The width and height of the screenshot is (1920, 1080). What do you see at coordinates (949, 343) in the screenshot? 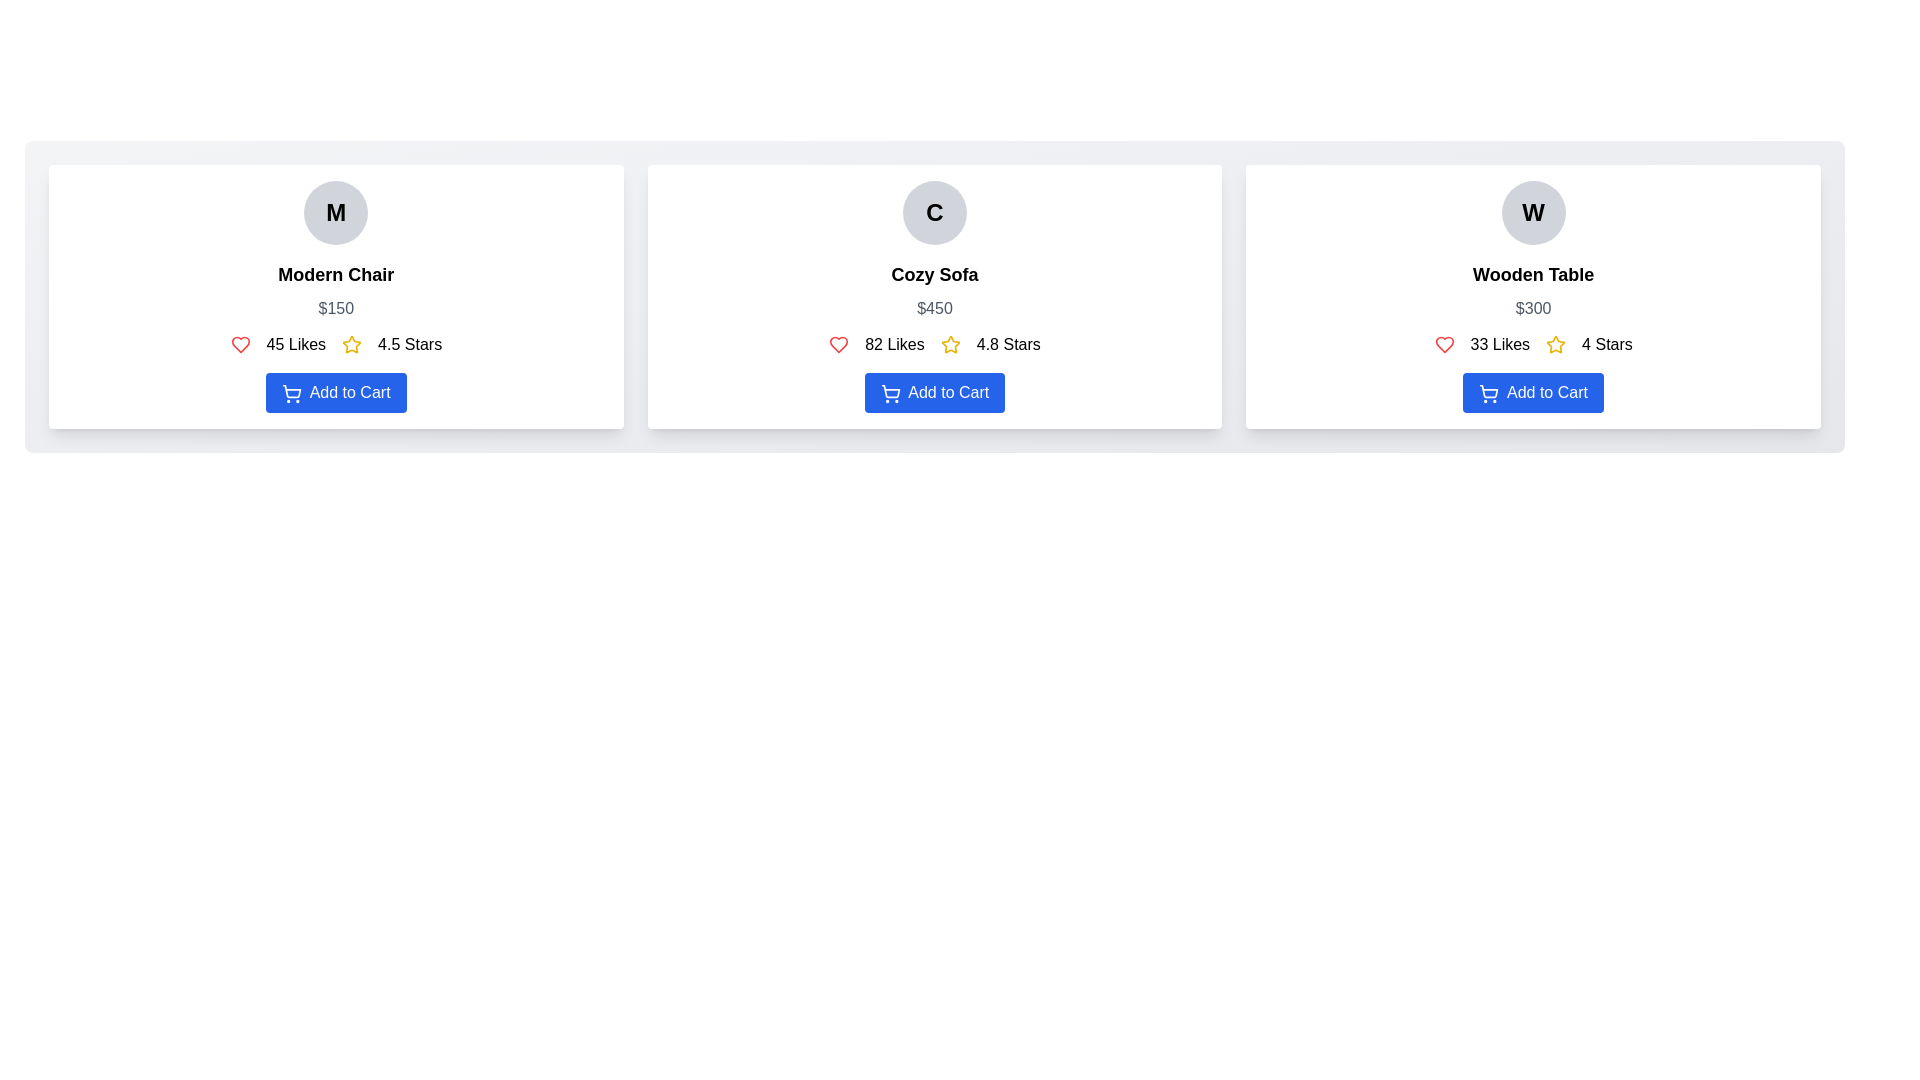
I see `the yellow star icon representing a rating feature located in the middle card beneath the title 'Cozy Sofa' and to the left of '4.8 Stars' to interact with it` at bounding box center [949, 343].